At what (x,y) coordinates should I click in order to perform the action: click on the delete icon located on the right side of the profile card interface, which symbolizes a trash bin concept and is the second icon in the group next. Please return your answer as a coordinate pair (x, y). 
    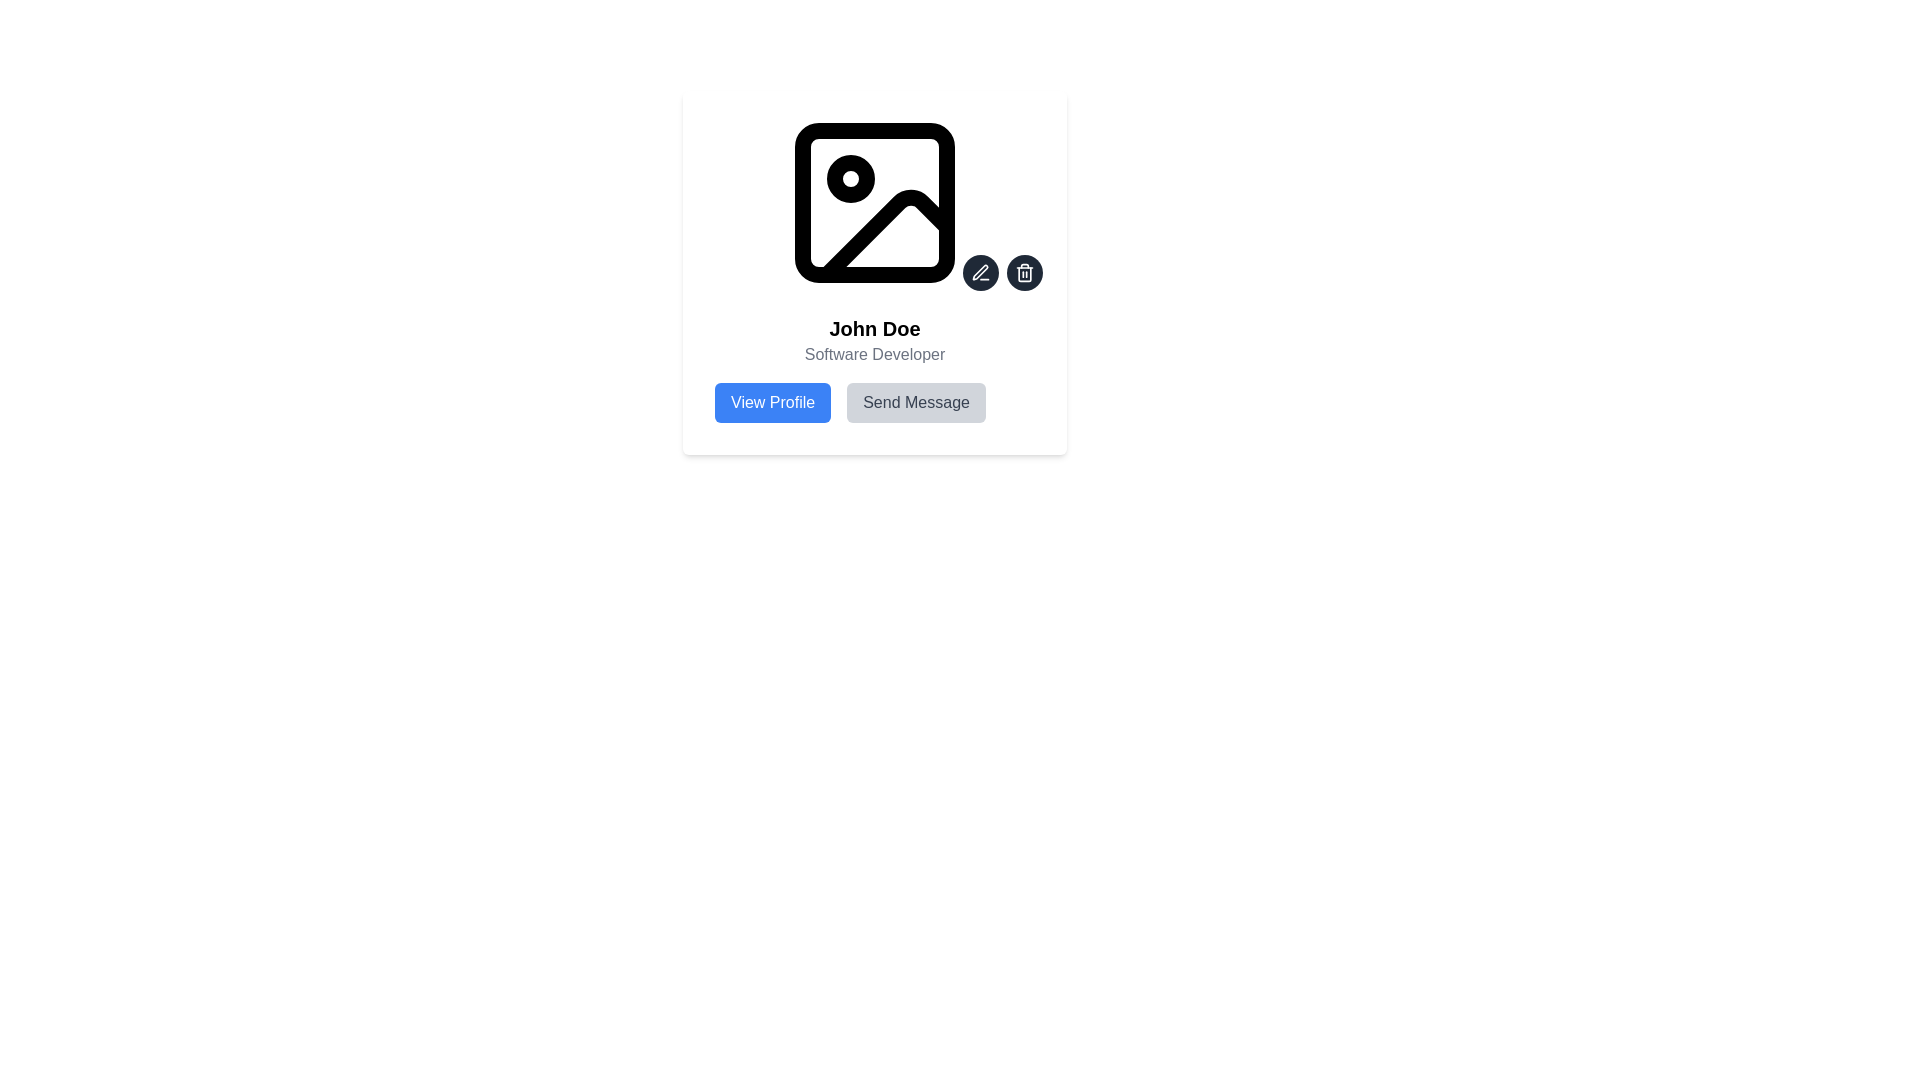
    Looking at the image, I should click on (1025, 274).